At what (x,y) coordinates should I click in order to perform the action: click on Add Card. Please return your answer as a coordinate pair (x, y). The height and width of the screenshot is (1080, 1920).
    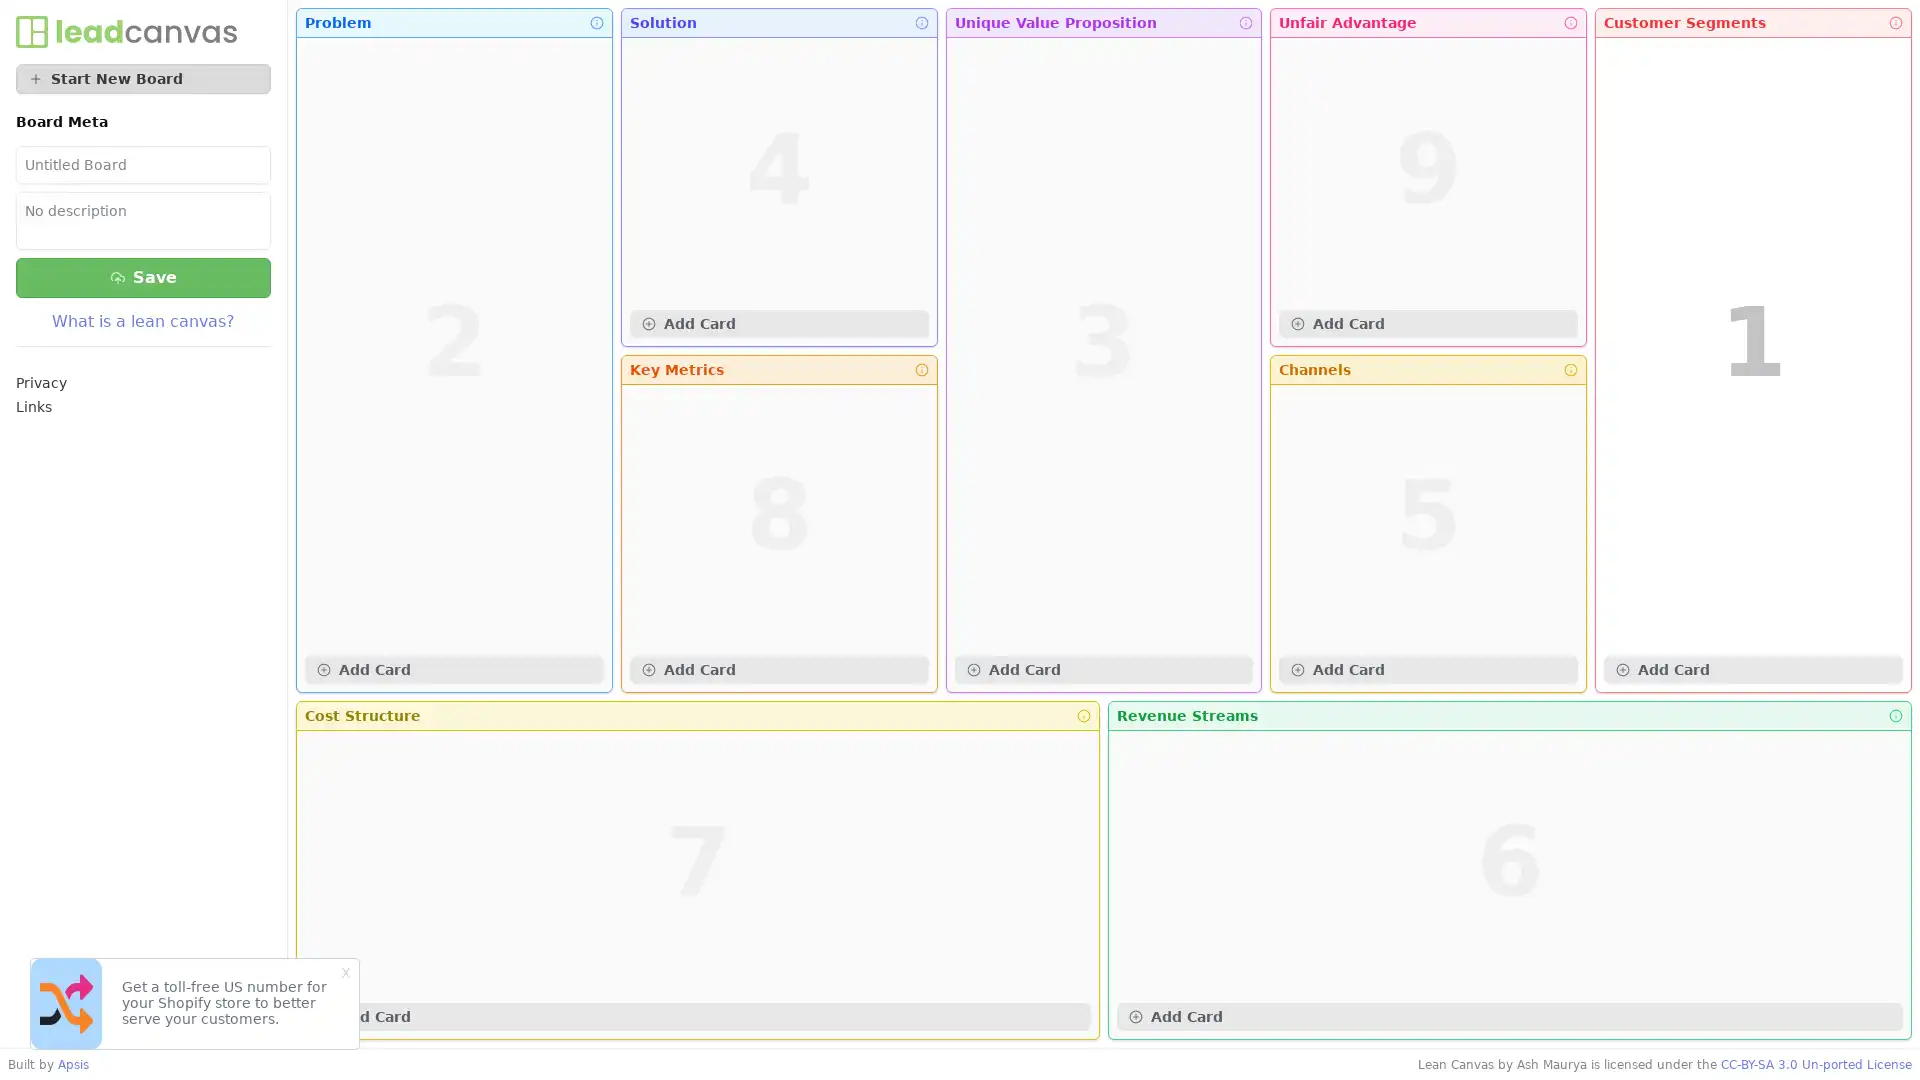
    Looking at the image, I should click on (697, 1017).